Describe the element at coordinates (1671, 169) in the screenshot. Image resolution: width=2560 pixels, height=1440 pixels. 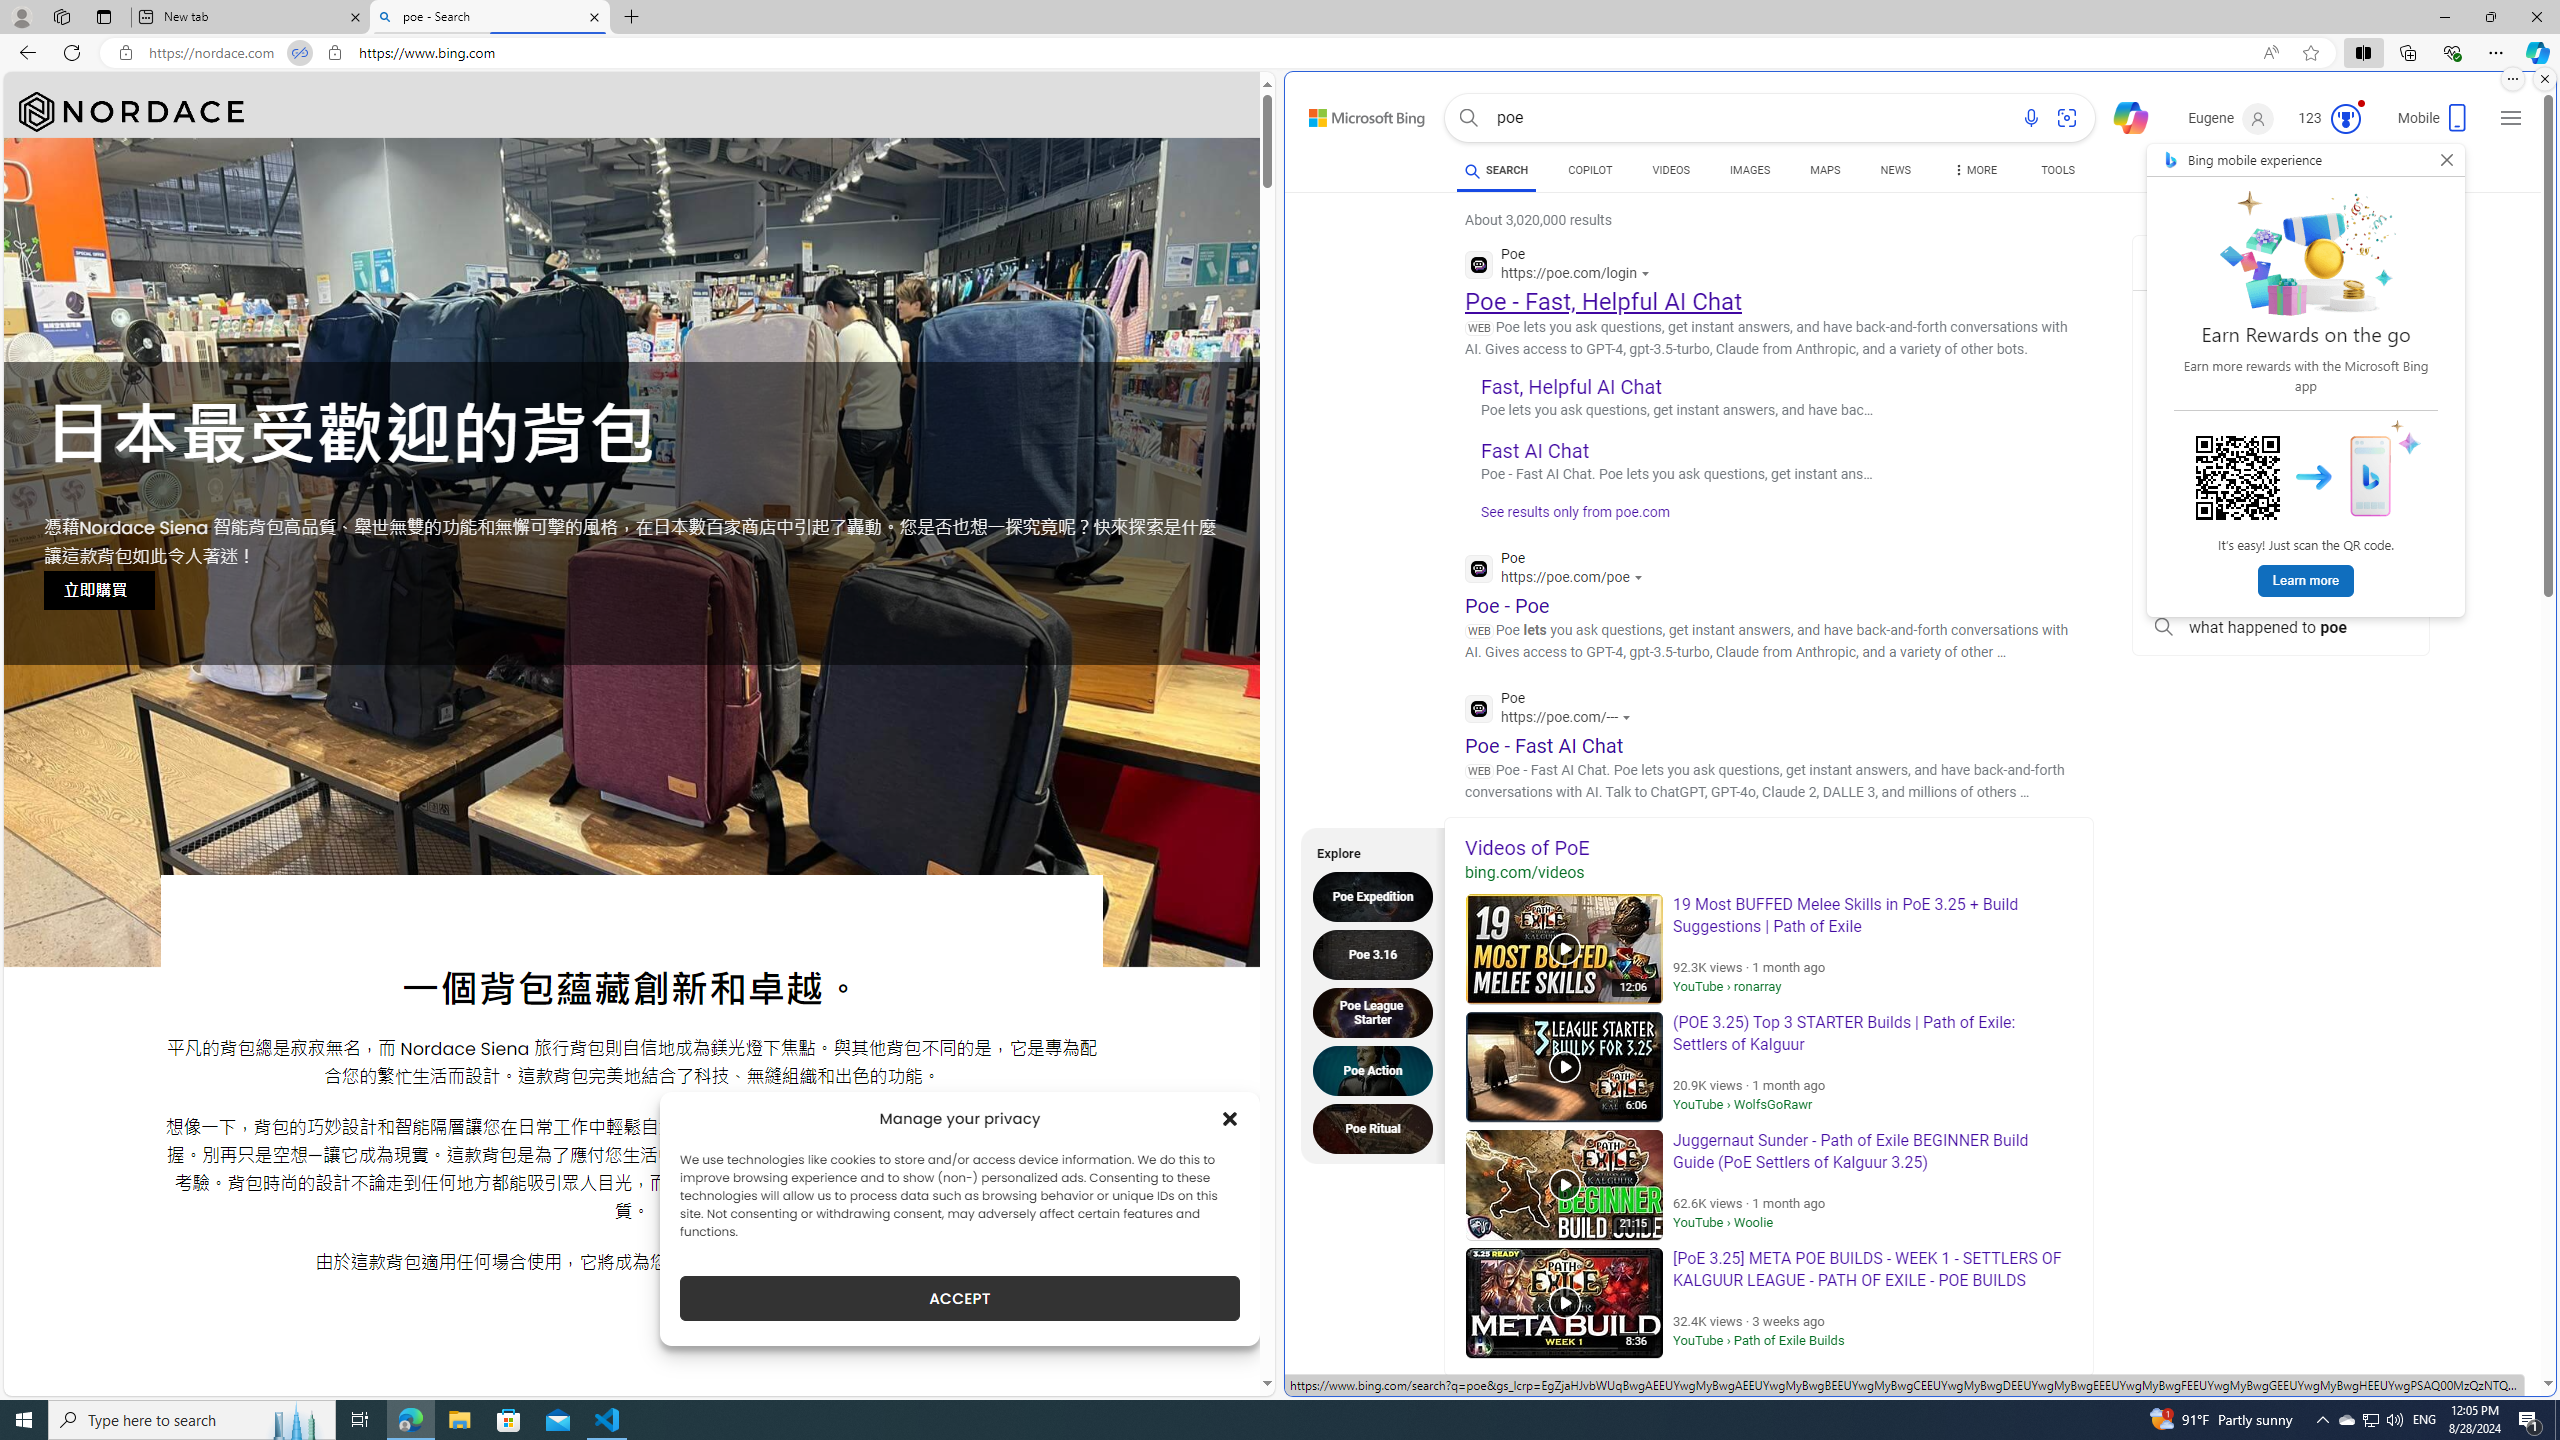
I see `'VIDEOS'` at that location.